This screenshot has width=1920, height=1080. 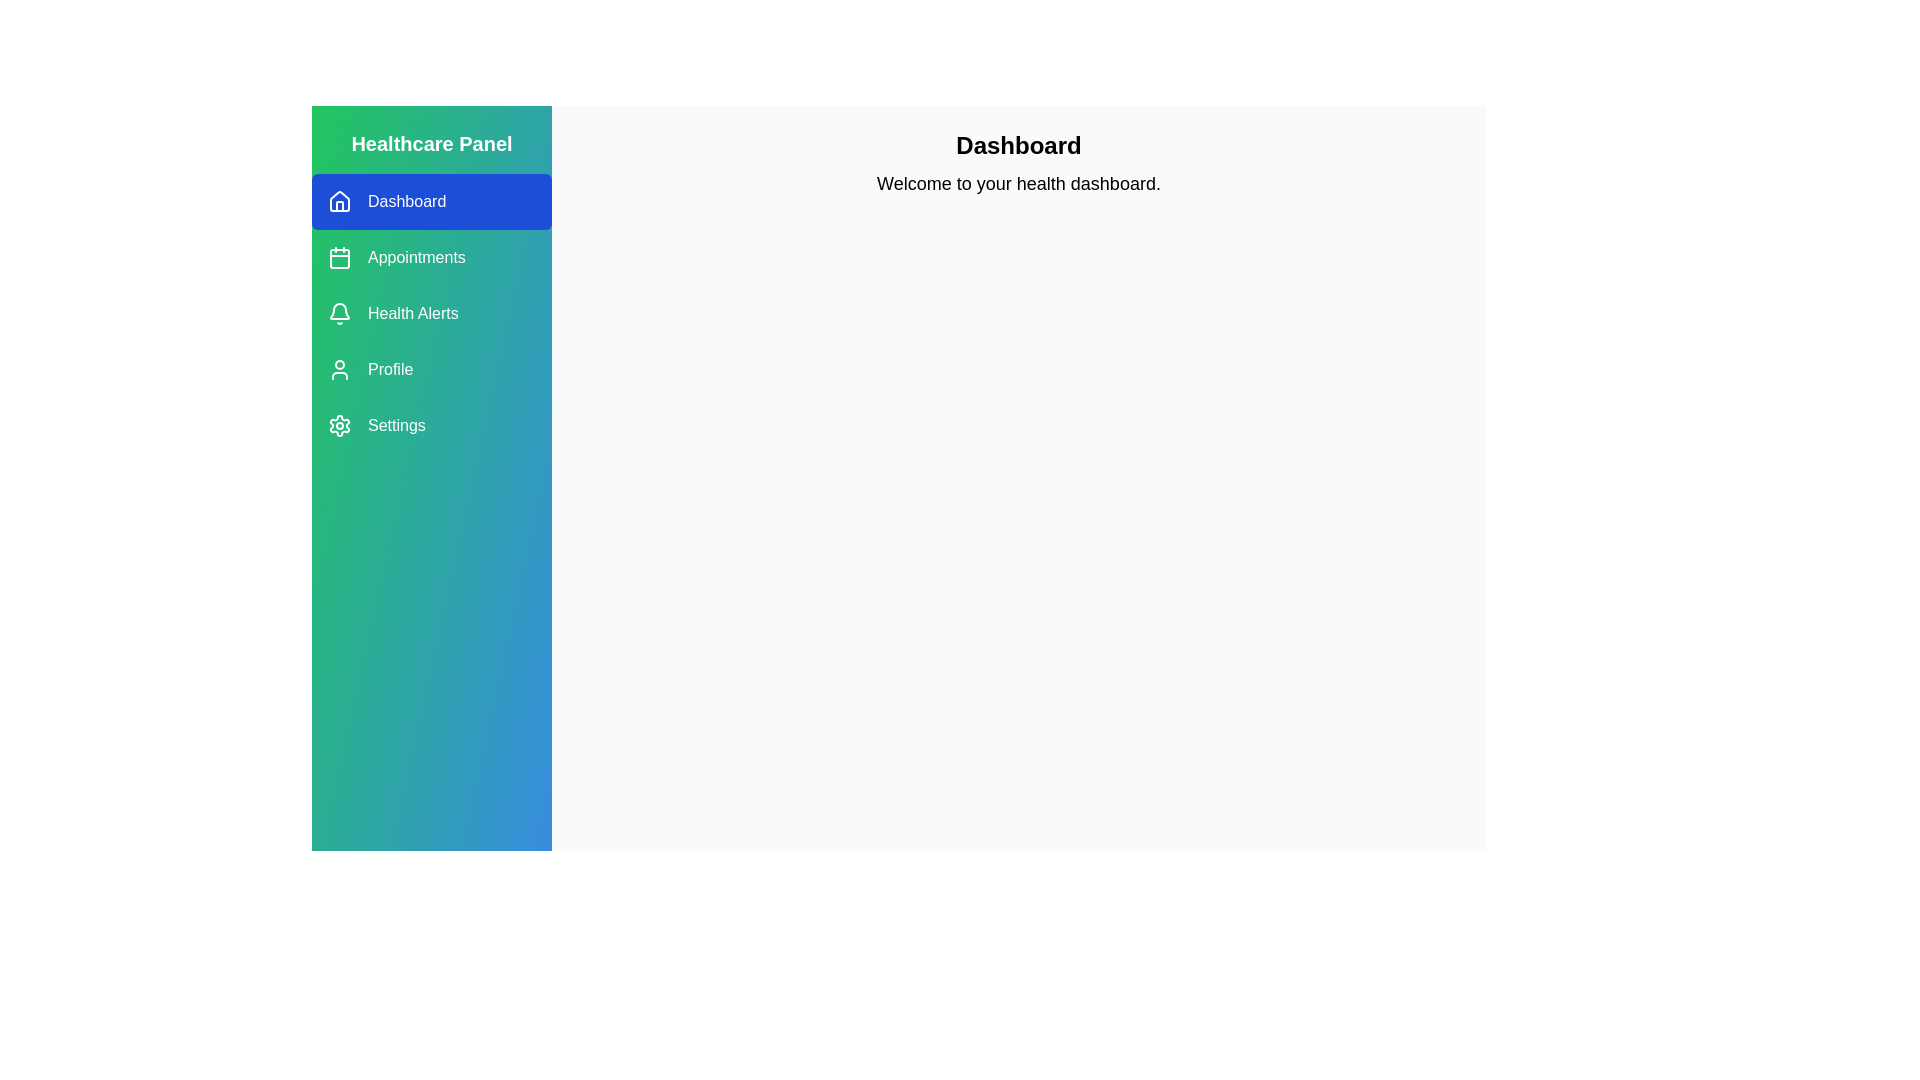 I want to click on the 'Appointments' button-like menu item located in the vertical sidebar menu, which is positioned under 'Dashboard' and above 'Health Alerts', so click(x=431, y=257).